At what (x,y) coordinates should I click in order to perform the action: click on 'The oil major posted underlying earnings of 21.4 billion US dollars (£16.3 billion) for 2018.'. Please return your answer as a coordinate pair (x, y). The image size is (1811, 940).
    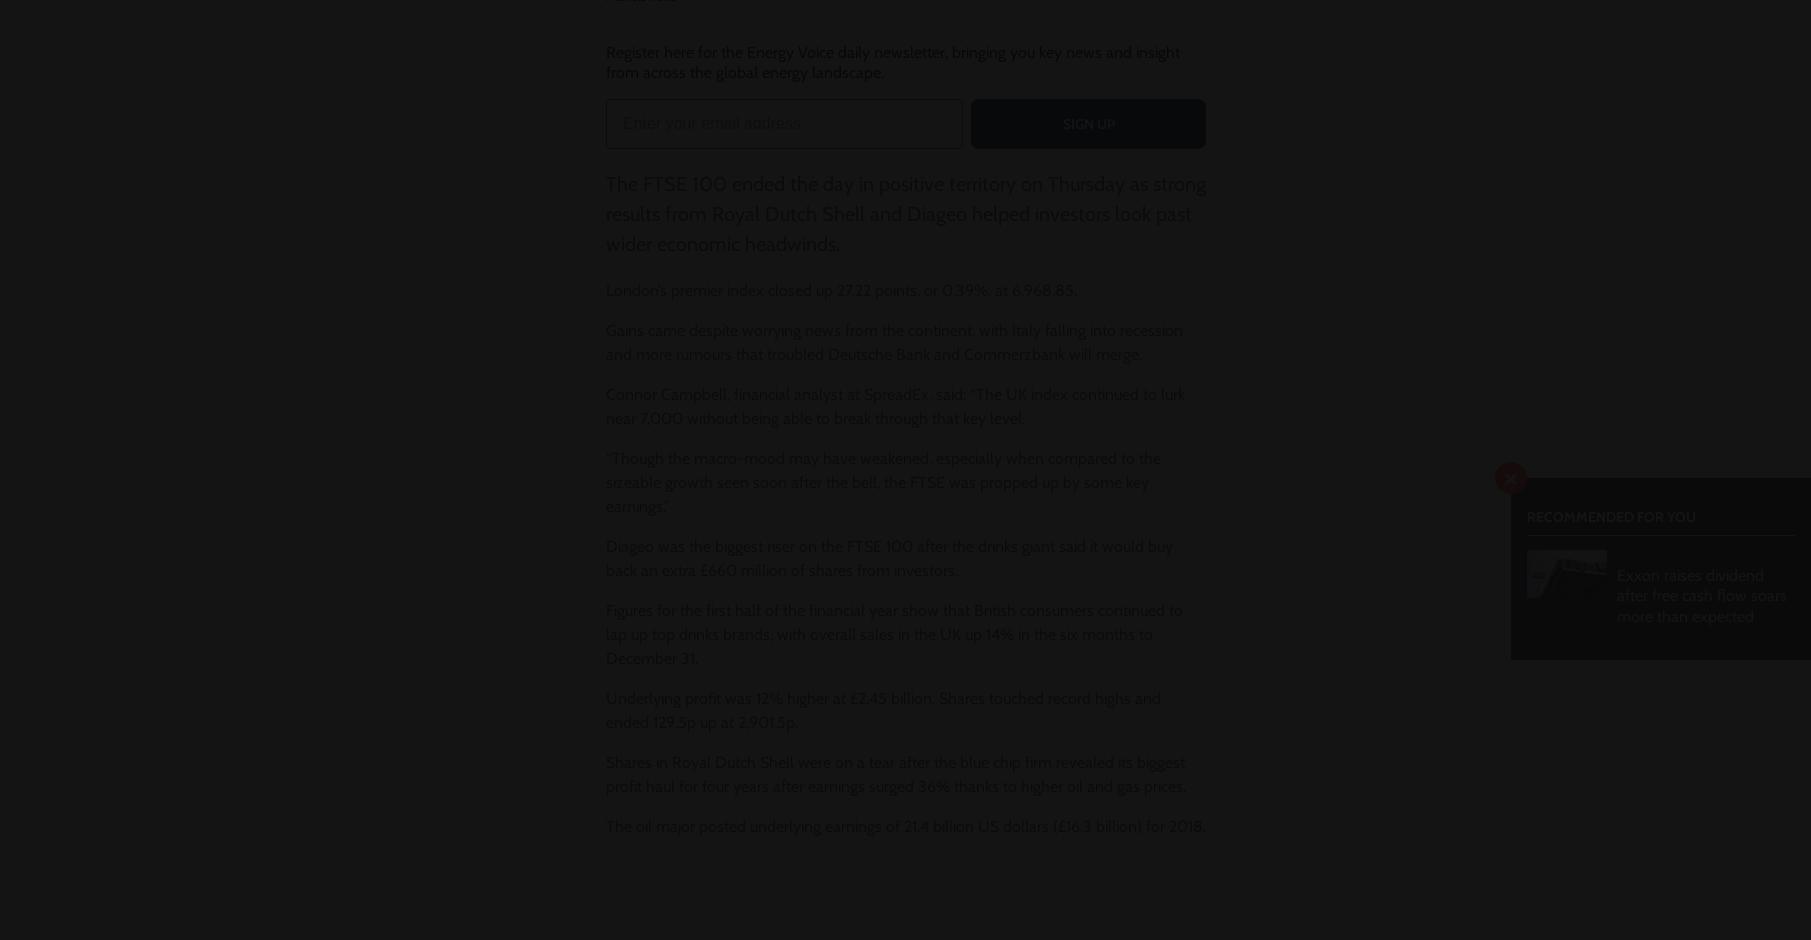
    Looking at the image, I should click on (904, 825).